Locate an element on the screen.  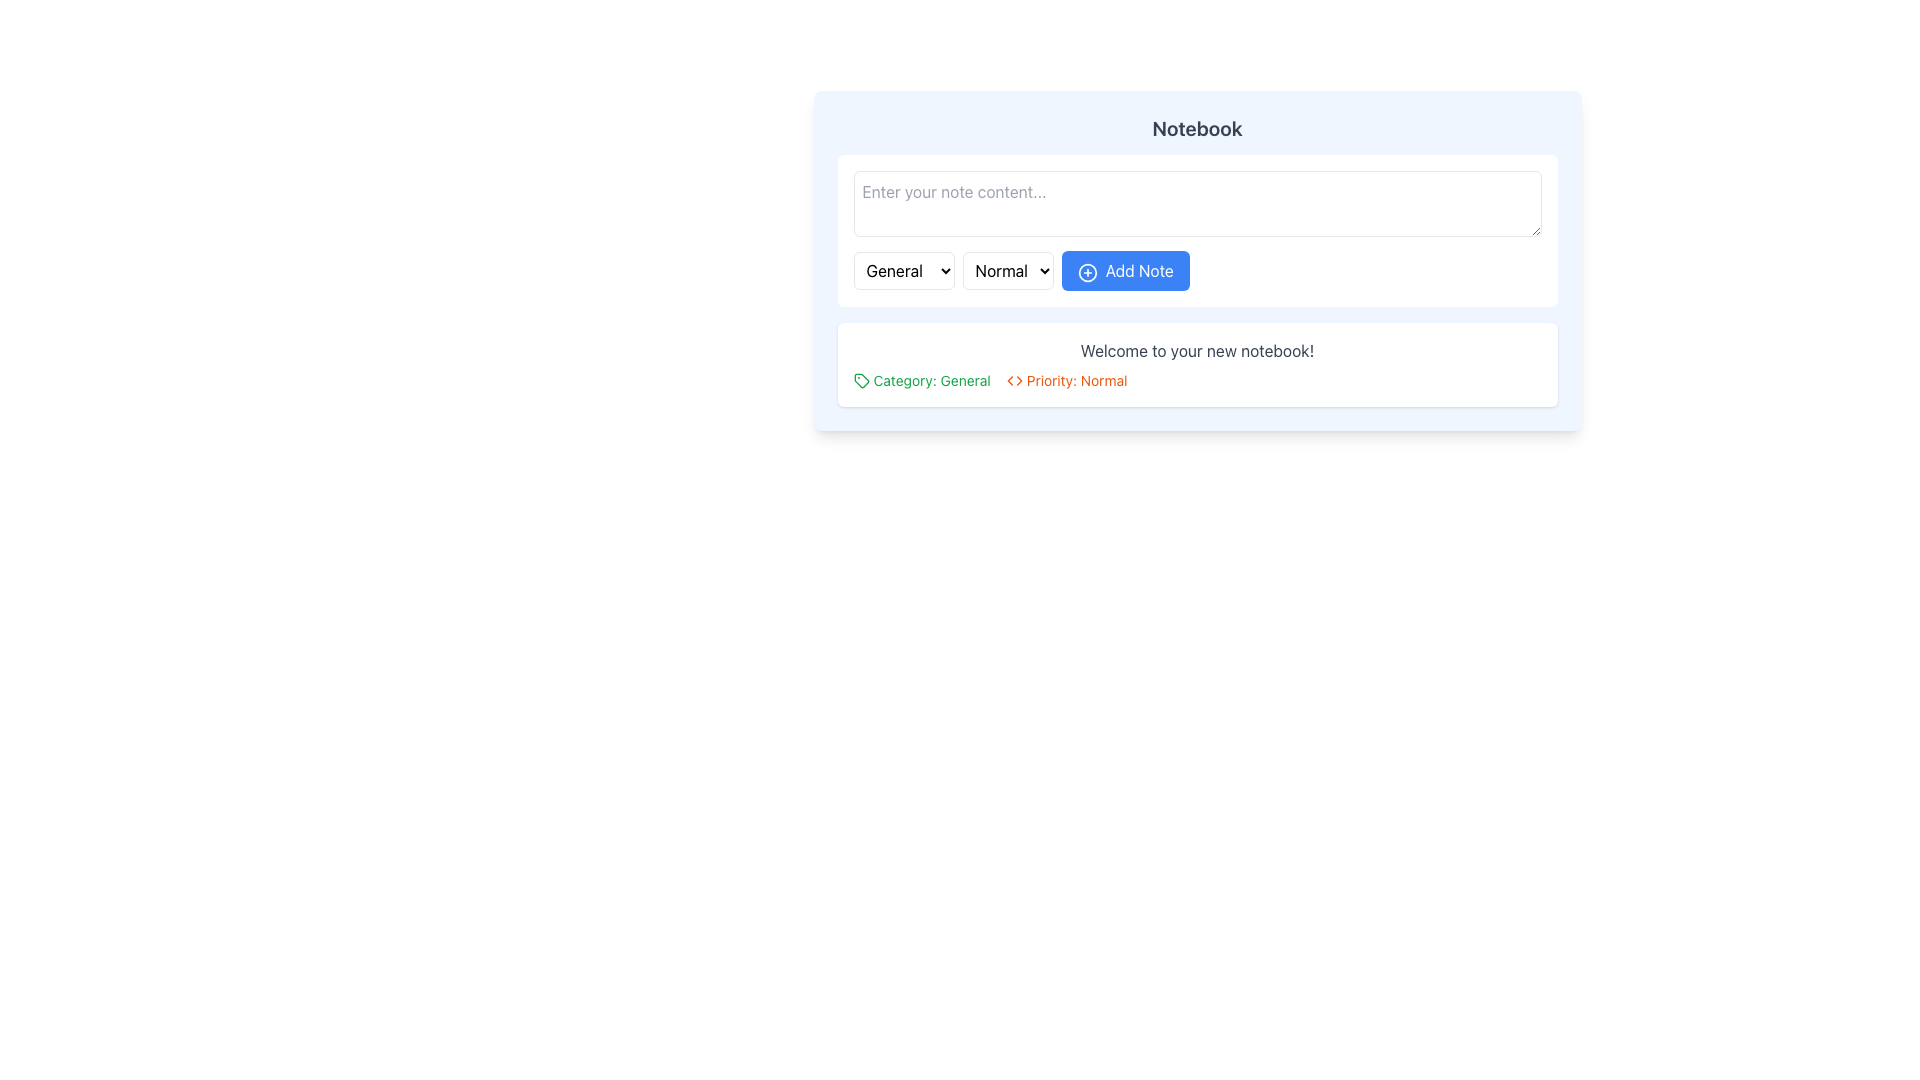
the Text Display with Metadata that provides context about the notebook's category and priority level, positioned centrally below the 'Notebook' header is located at coordinates (1197, 365).